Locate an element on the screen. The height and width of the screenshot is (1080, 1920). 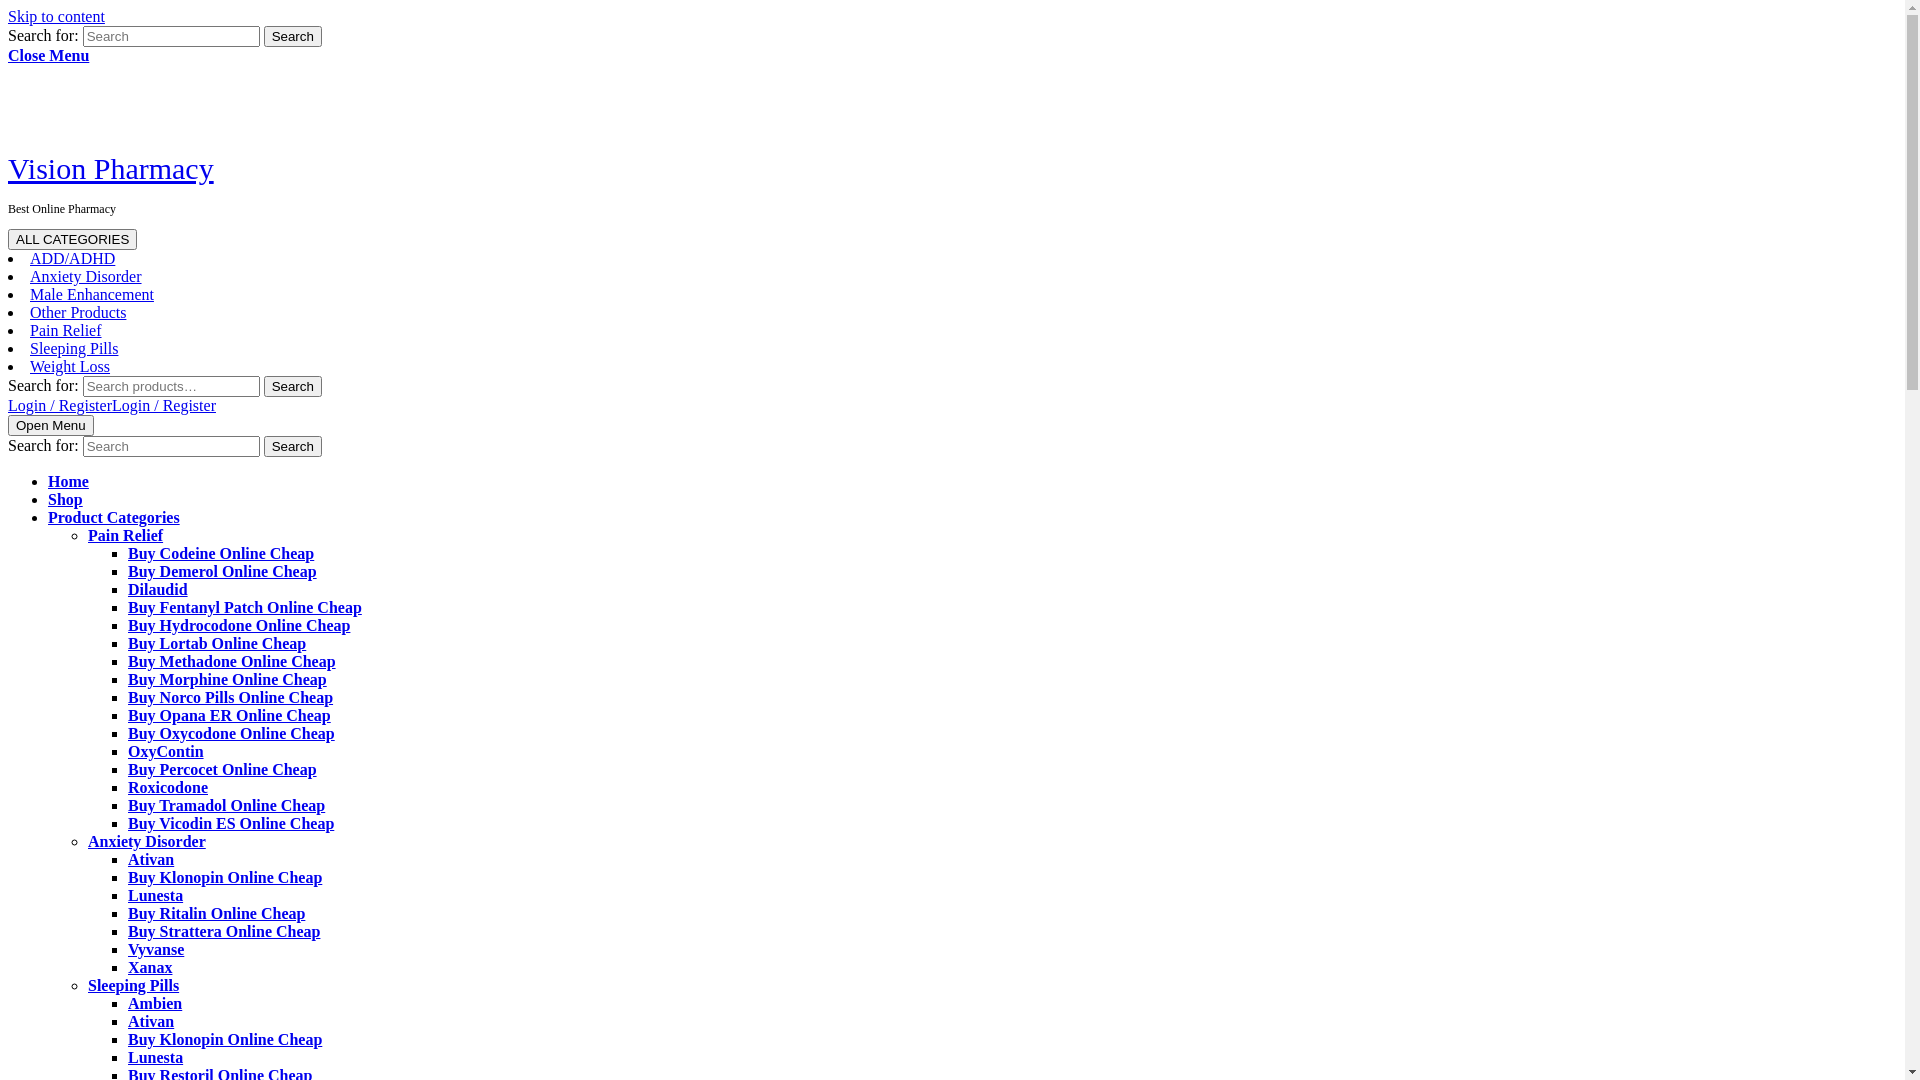
'ADD/ADHD' is located at coordinates (72, 257).